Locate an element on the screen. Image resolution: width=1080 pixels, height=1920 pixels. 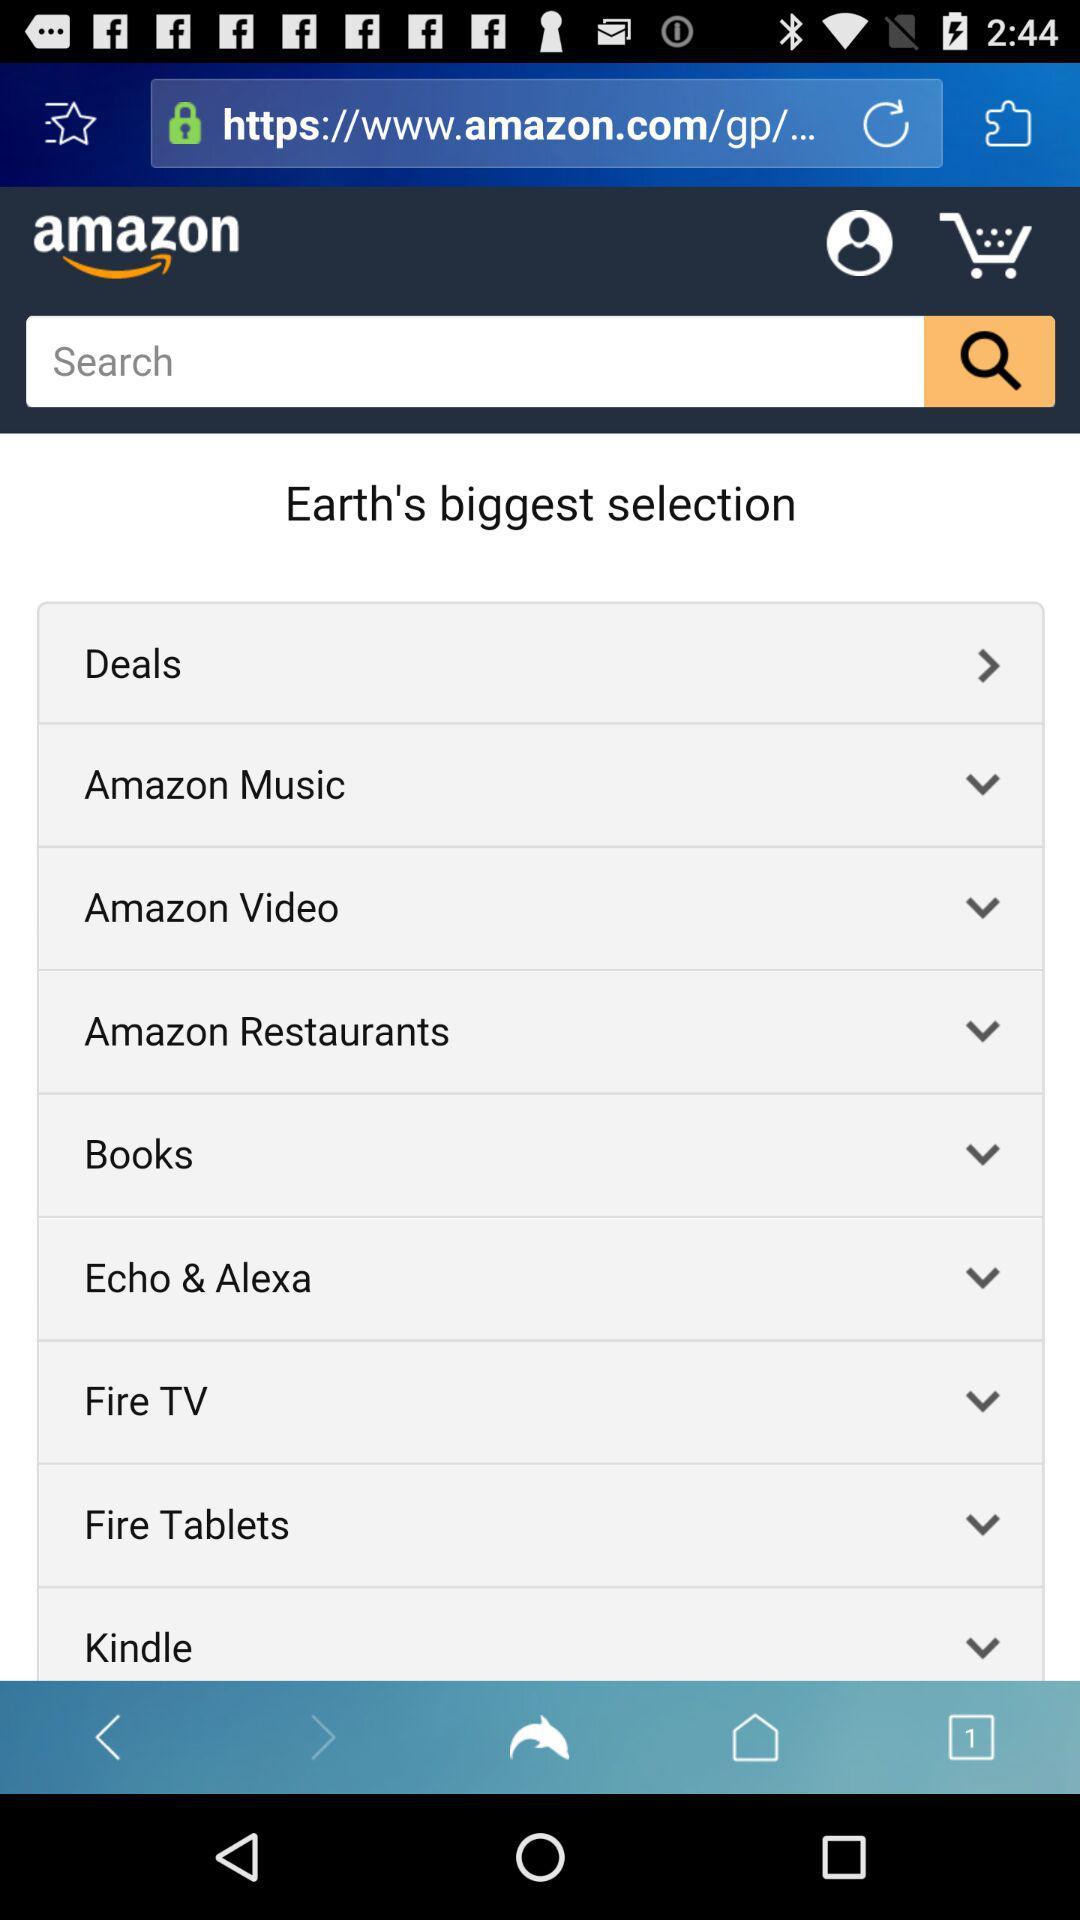
amazon product search is located at coordinates (185, 122).